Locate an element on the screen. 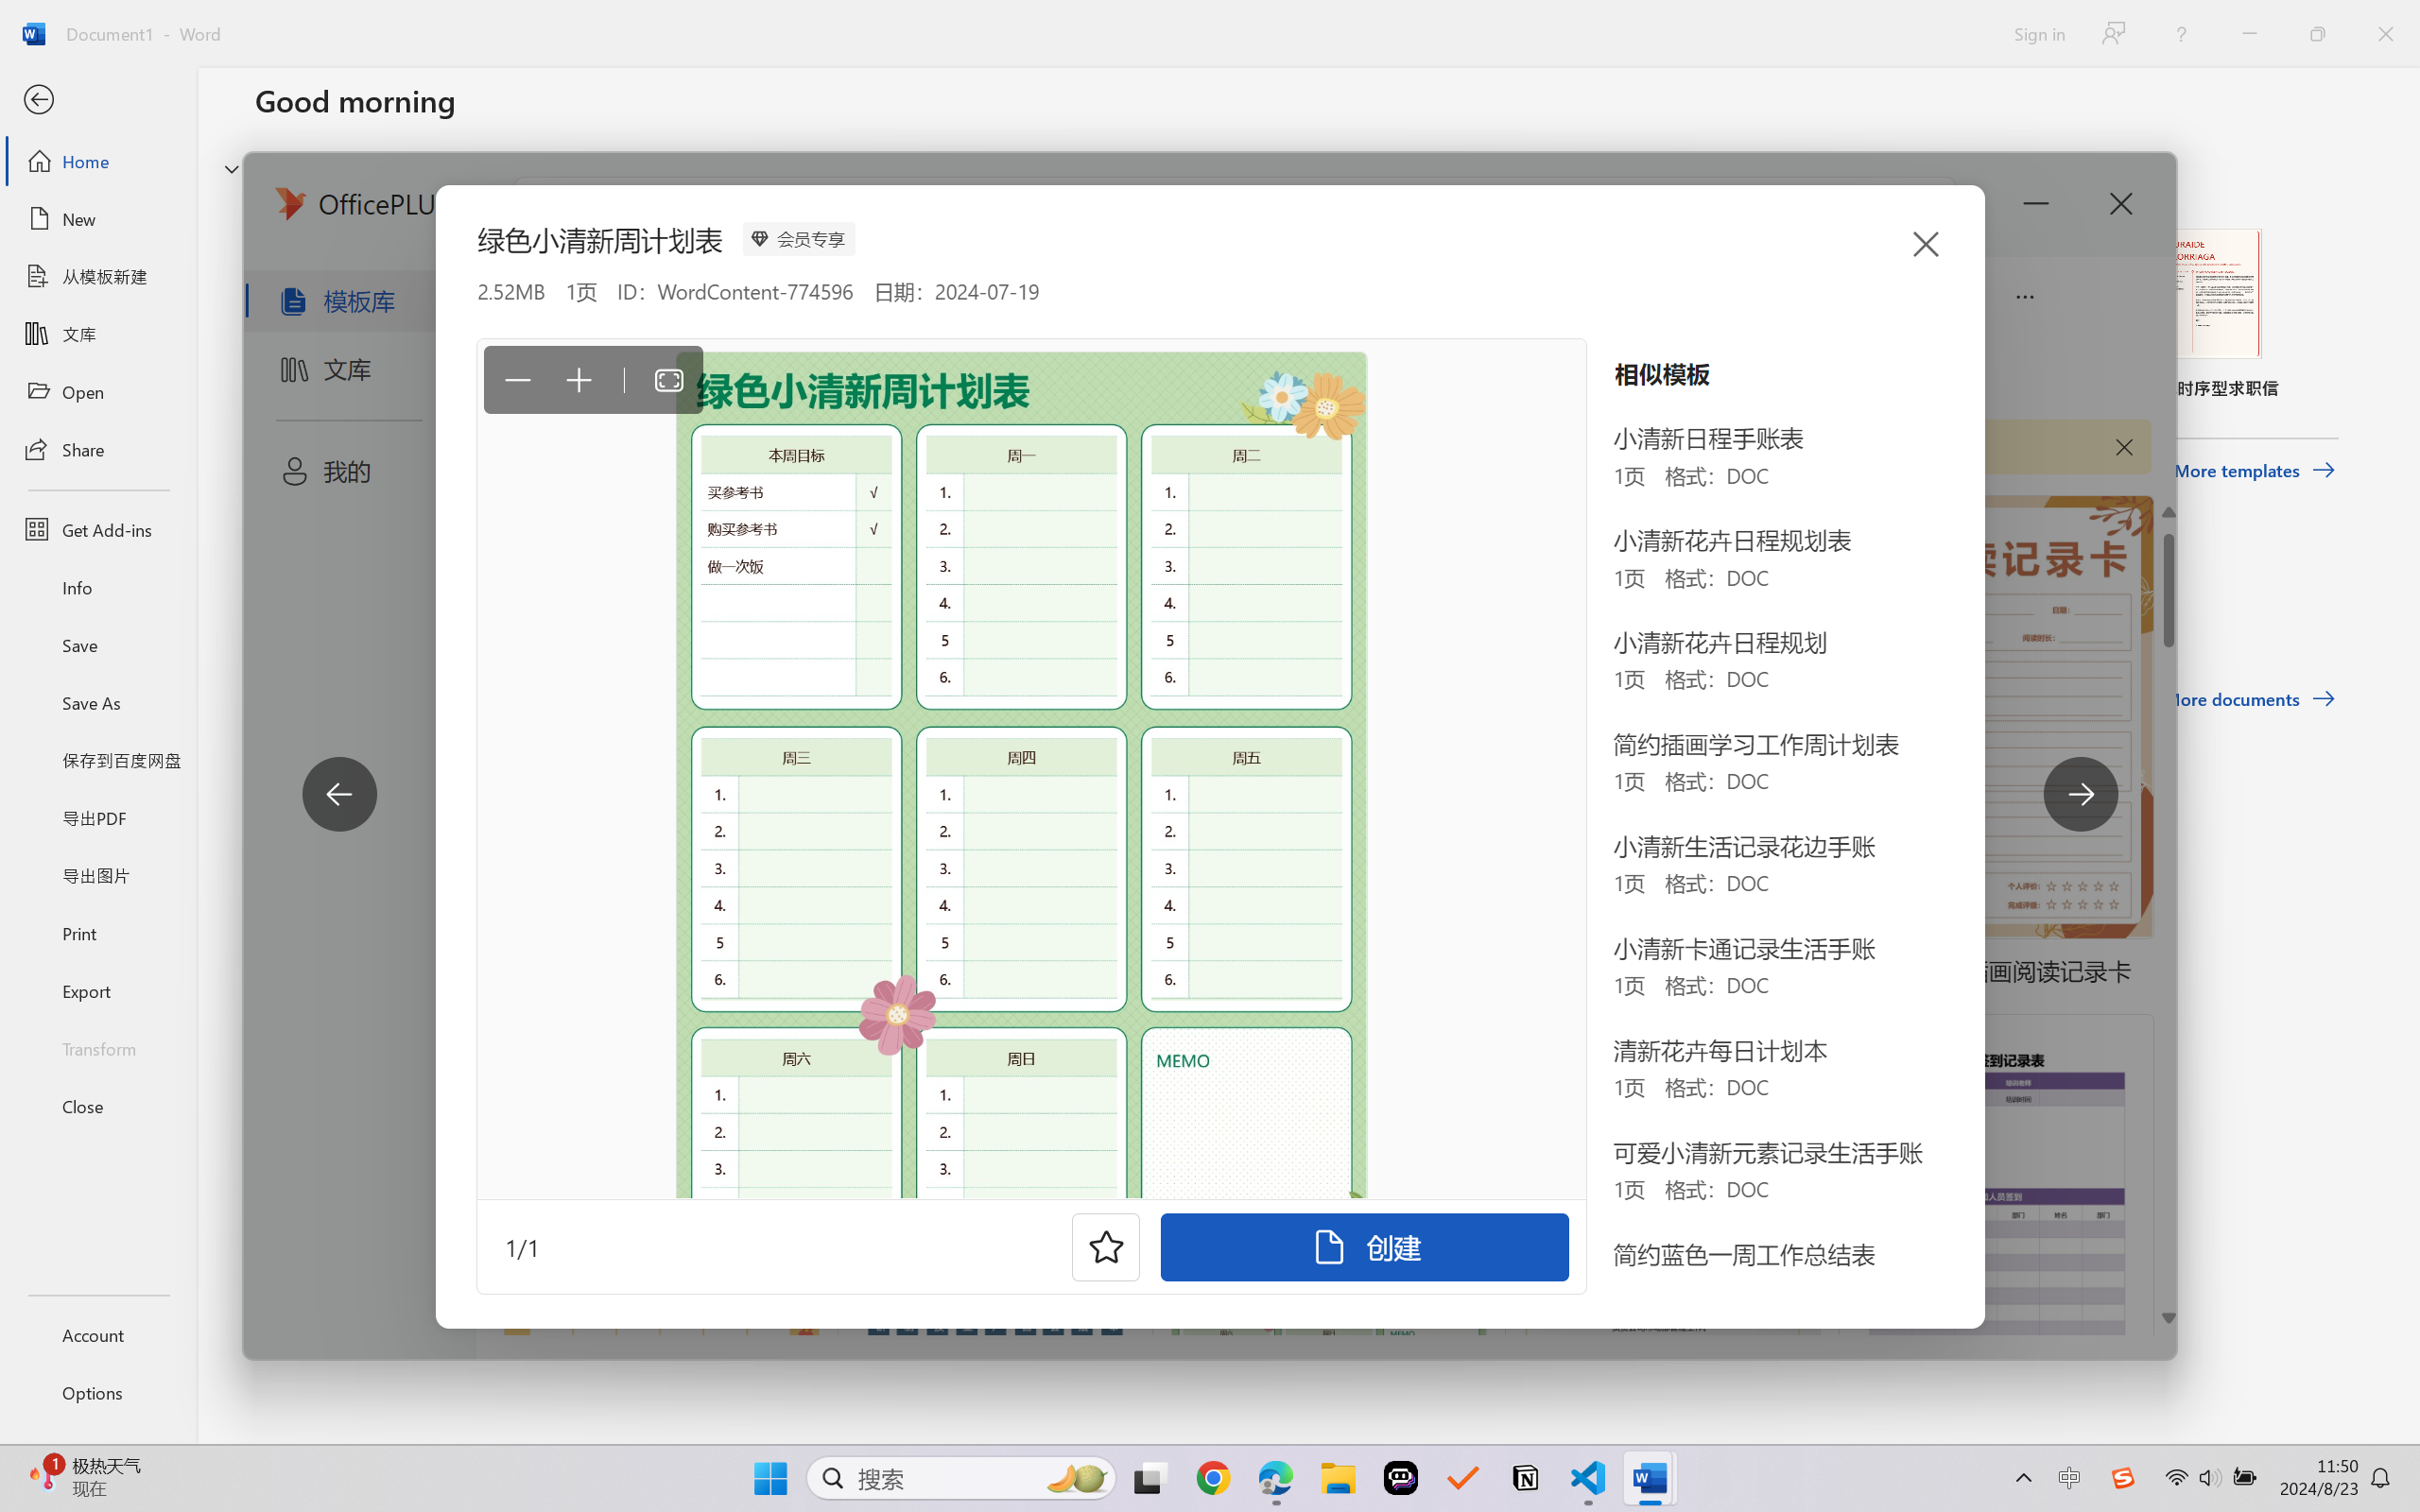  'Print' is located at coordinates (97, 933).